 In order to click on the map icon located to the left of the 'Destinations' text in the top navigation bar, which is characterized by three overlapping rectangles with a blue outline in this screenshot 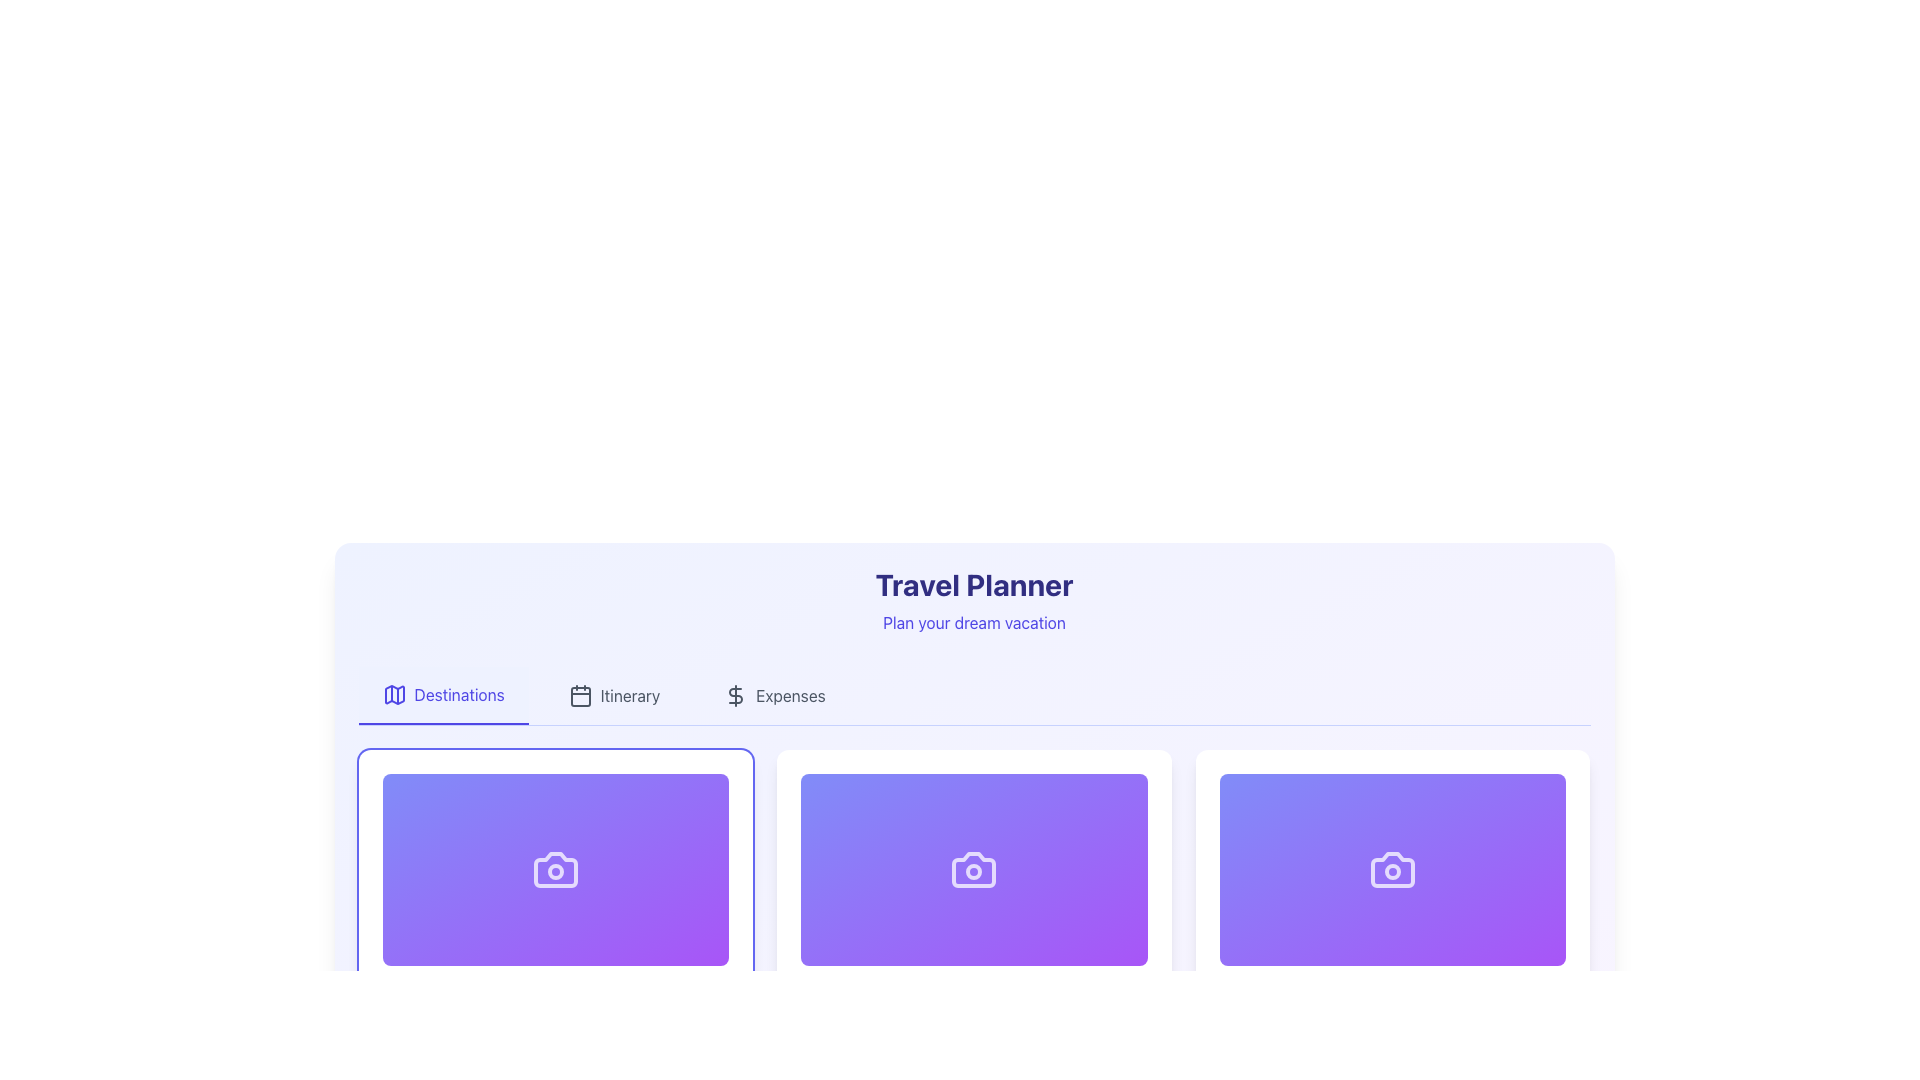, I will do `click(394, 693)`.